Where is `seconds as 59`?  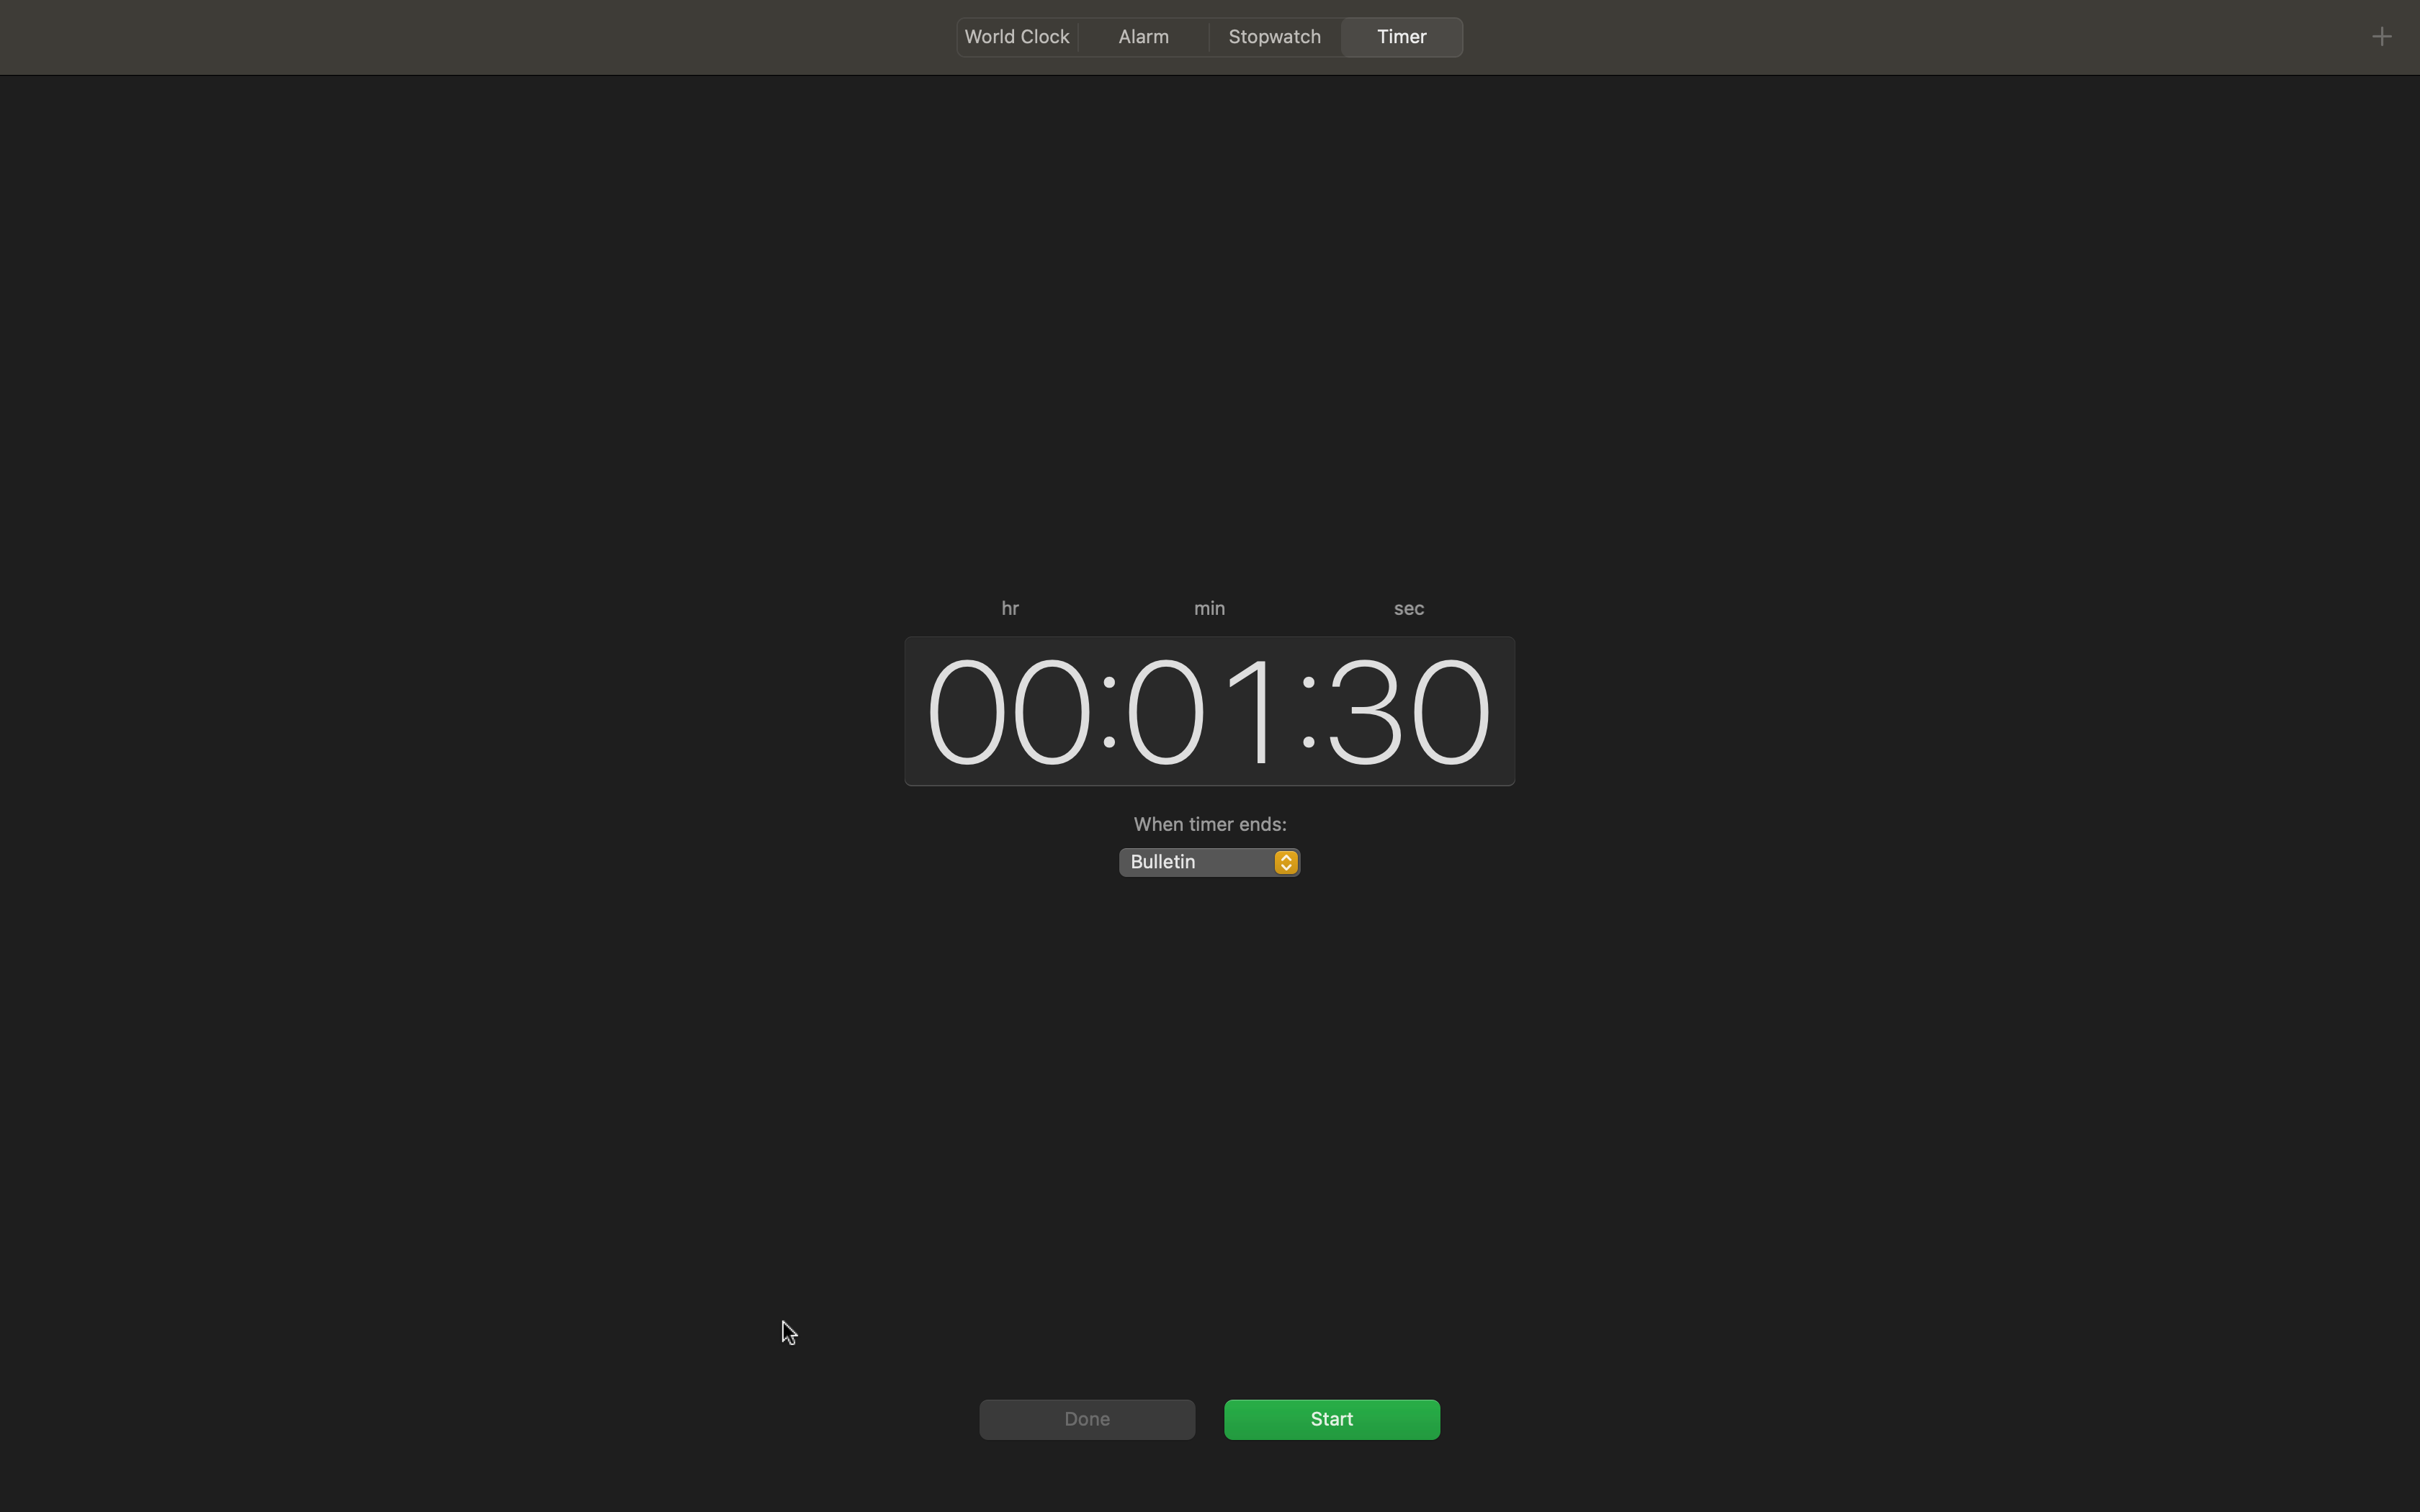
seconds as 59 is located at coordinates (1411, 705).